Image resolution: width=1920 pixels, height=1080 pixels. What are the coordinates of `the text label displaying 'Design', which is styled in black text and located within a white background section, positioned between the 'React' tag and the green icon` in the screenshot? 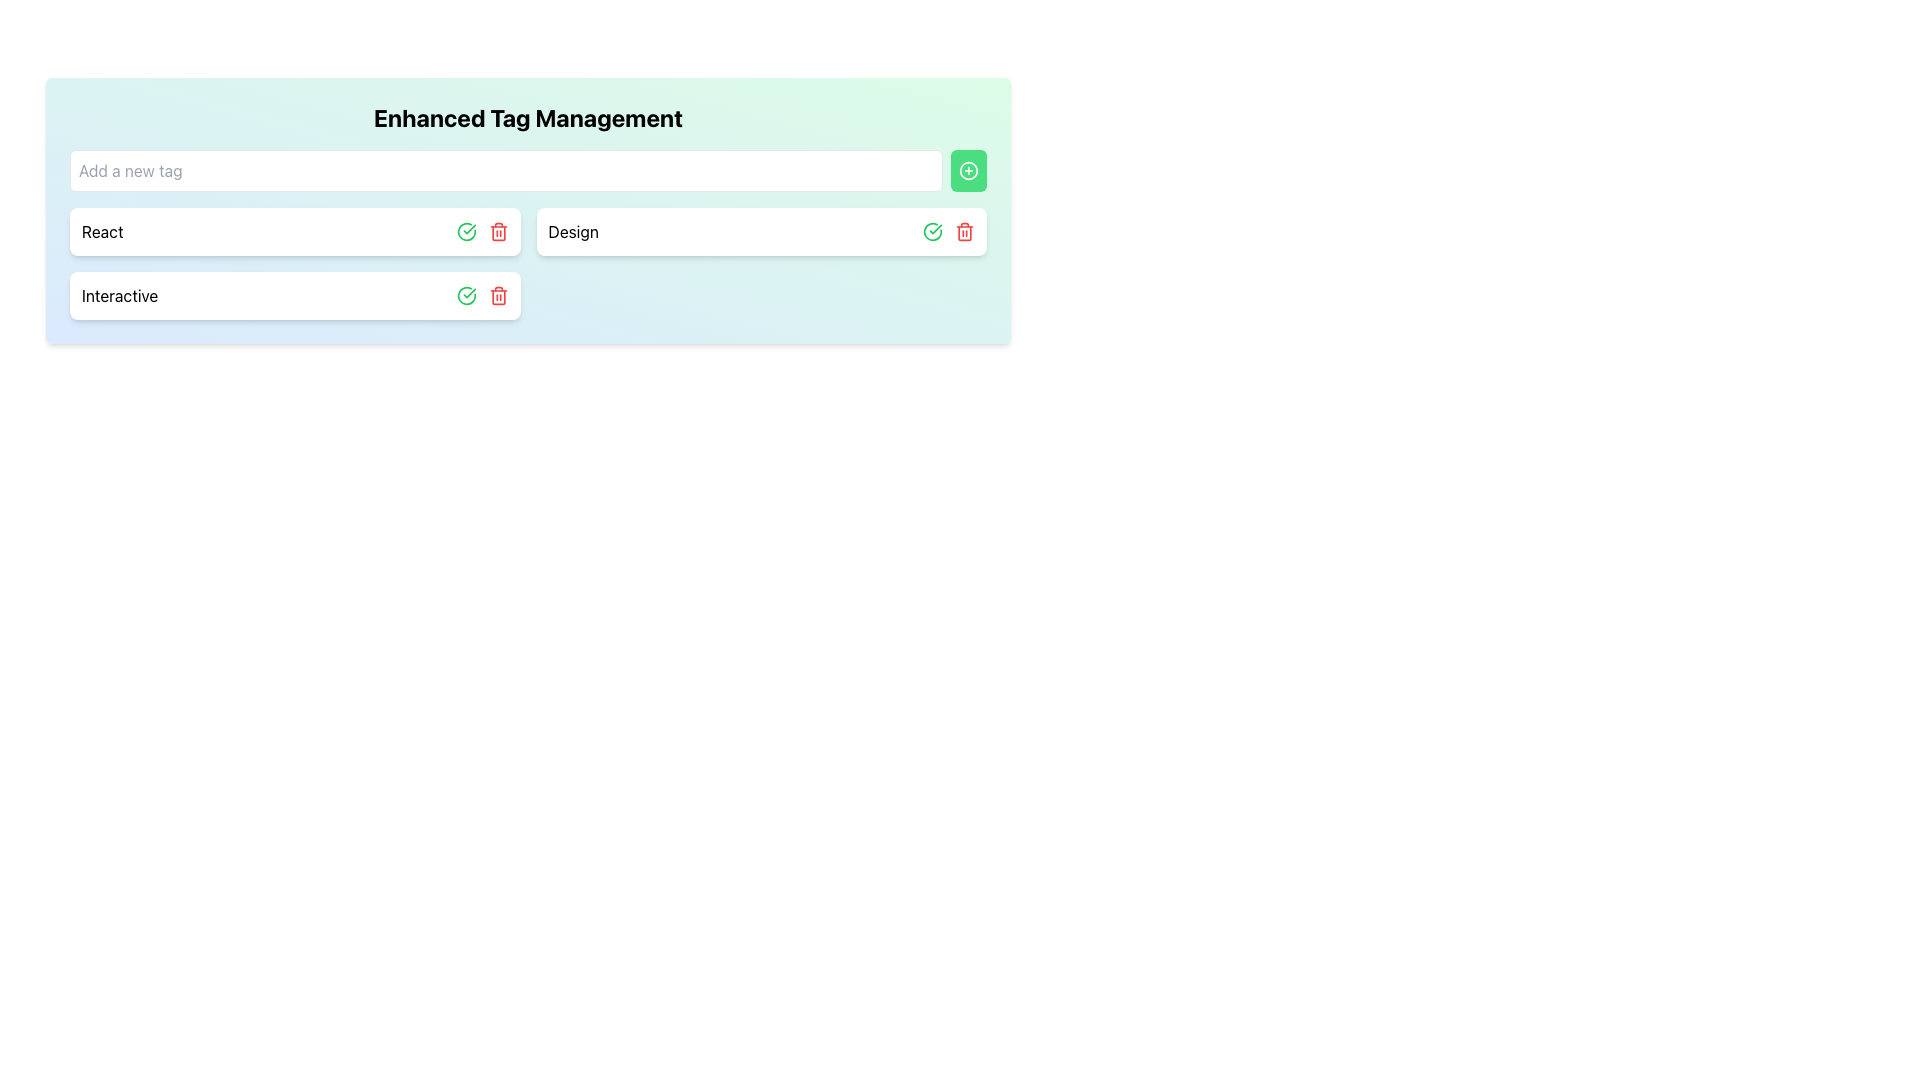 It's located at (572, 230).